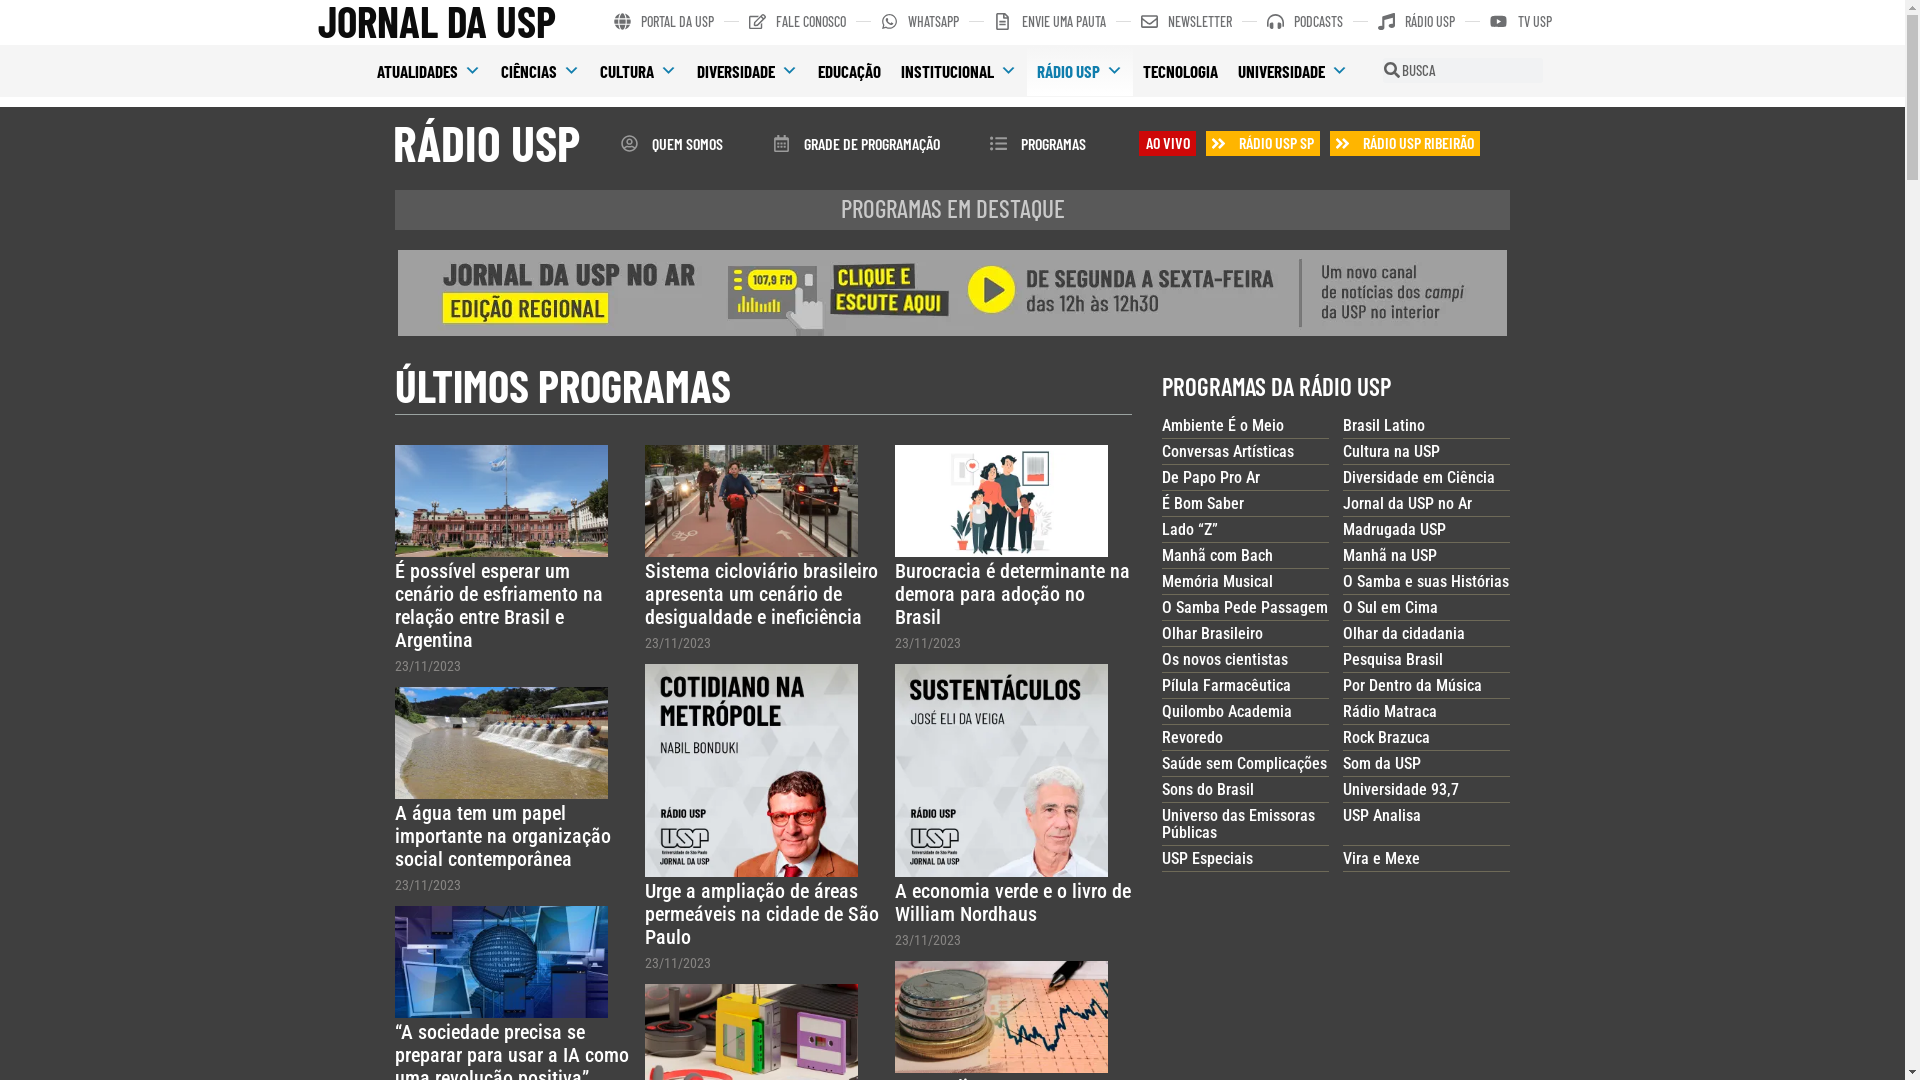 This screenshot has width=1920, height=1080. I want to click on 'Brasil Latino', so click(1382, 424).